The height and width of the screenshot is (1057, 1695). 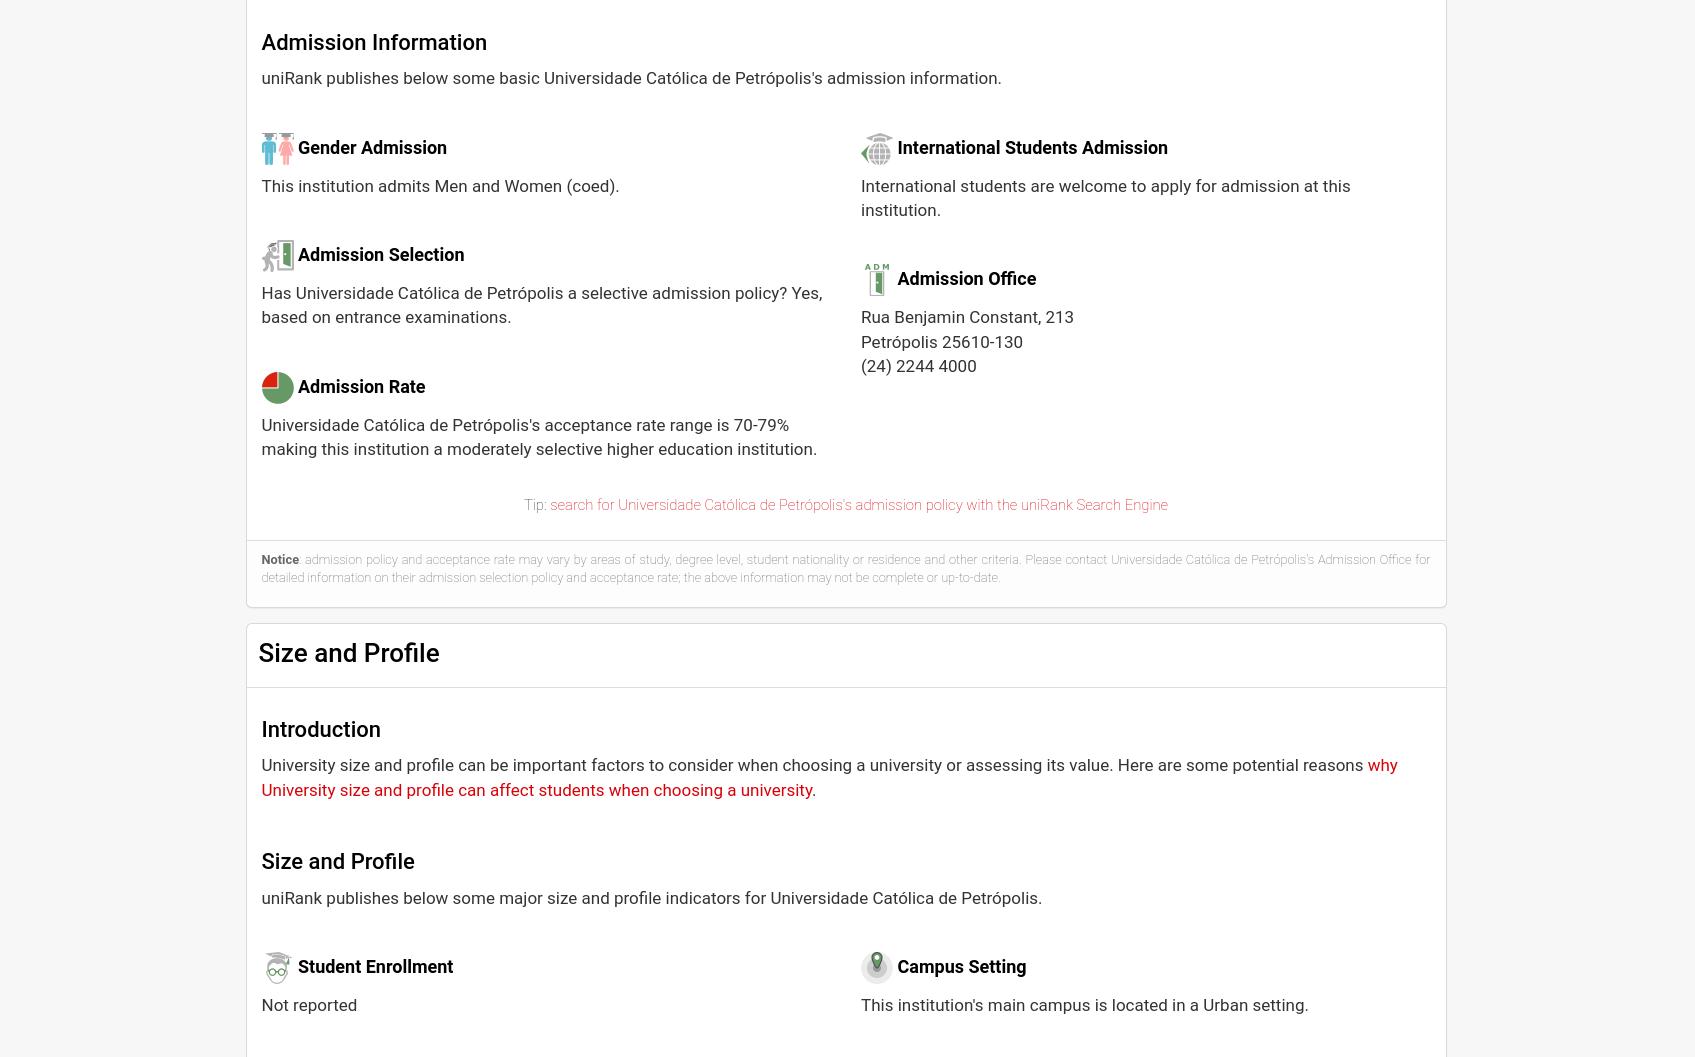 What do you see at coordinates (812, 789) in the screenshot?
I see `'.'` at bounding box center [812, 789].